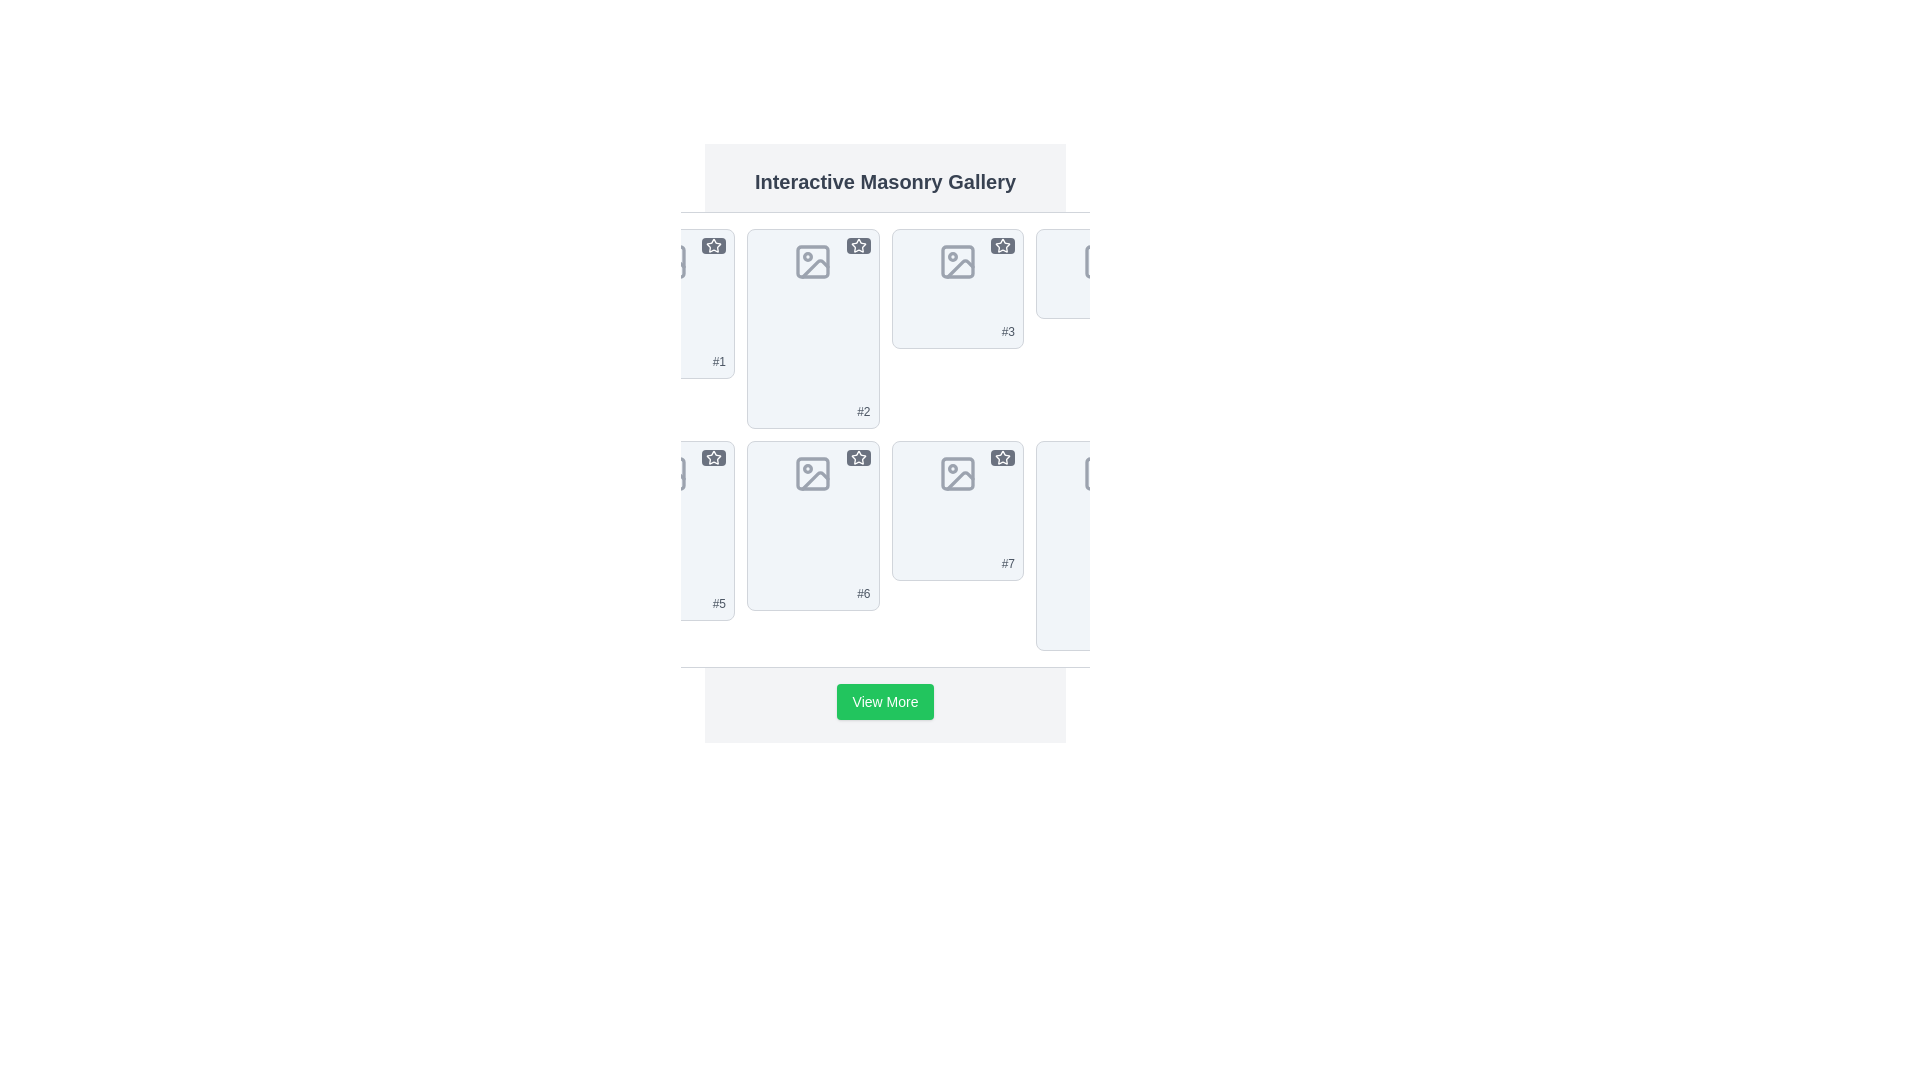  I want to click on the star-shaped icon button located in the first grid item of the 'Interactive Masonry Gallery', positioned in the upper-left corner near the top-right of its grid item, so click(714, 244).